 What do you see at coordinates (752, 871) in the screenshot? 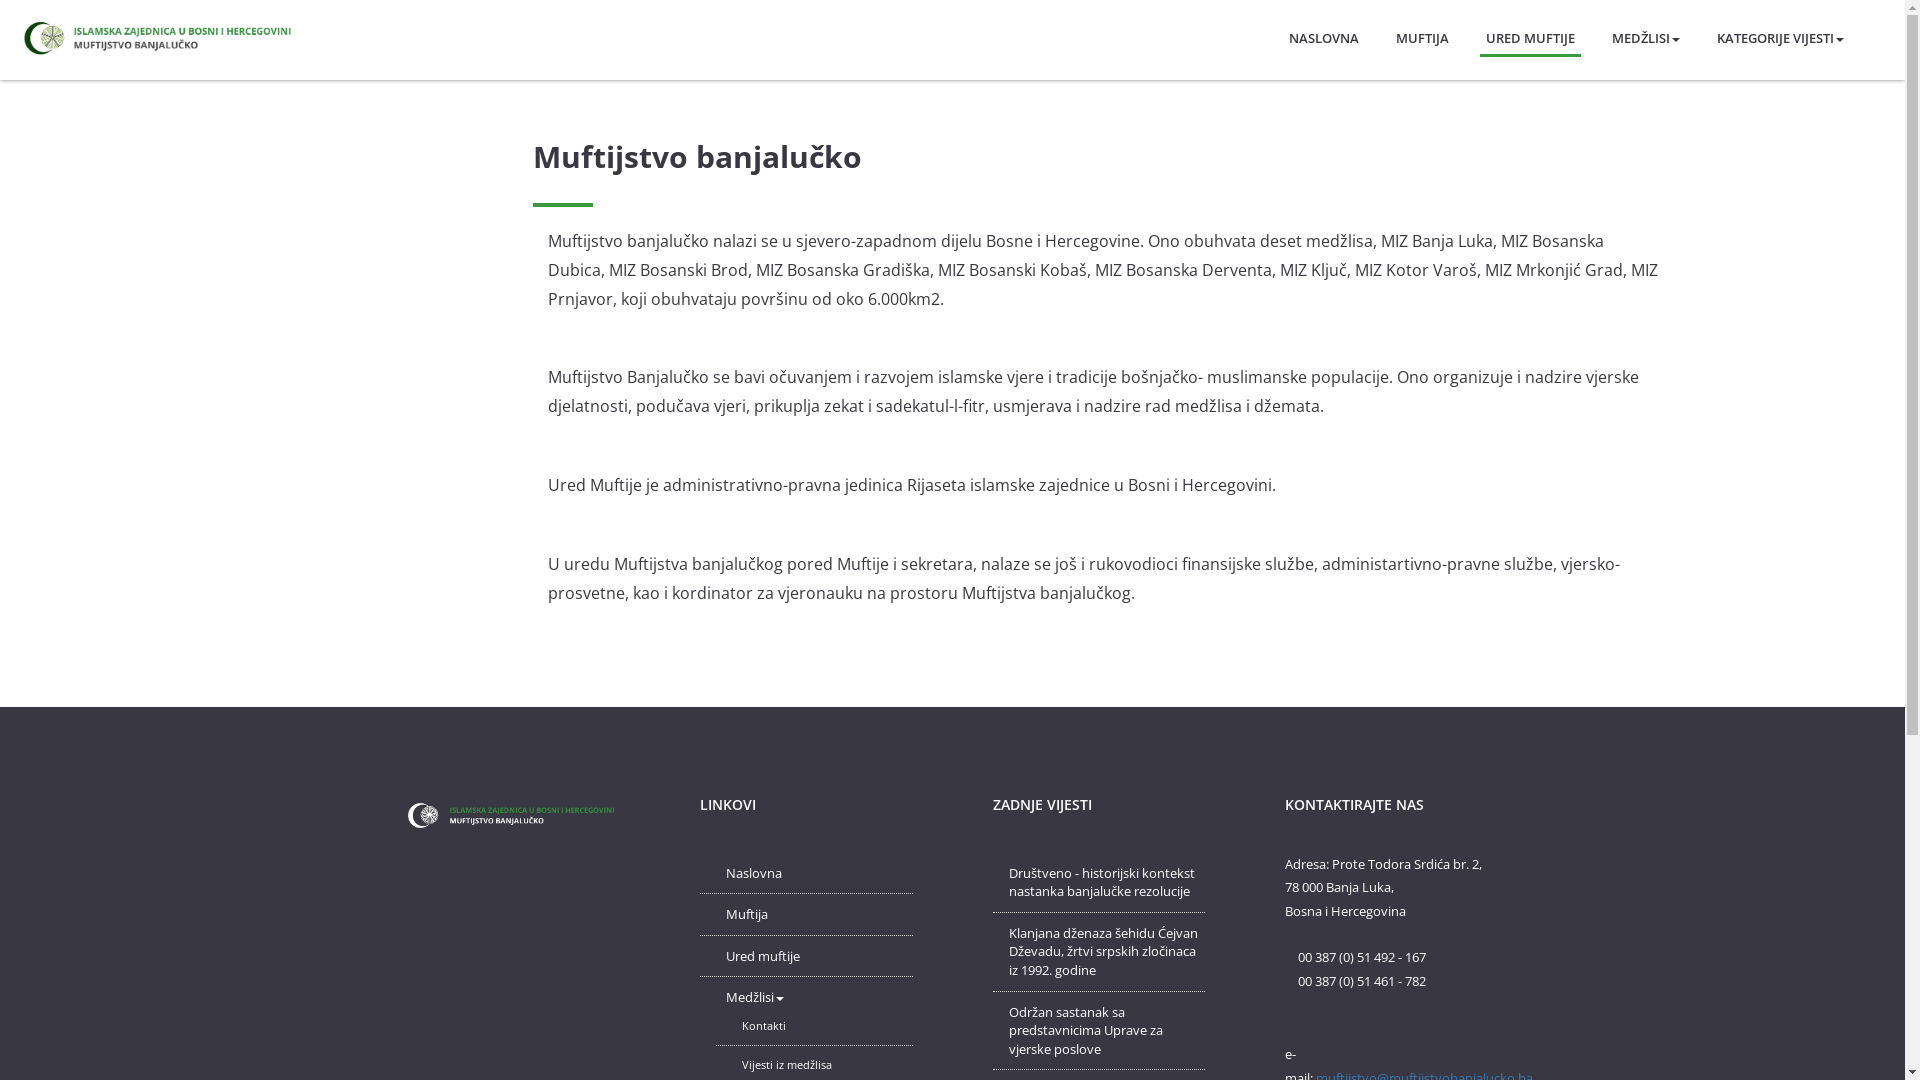
I see `'Naslovna'` at bounding box center [752, 871].